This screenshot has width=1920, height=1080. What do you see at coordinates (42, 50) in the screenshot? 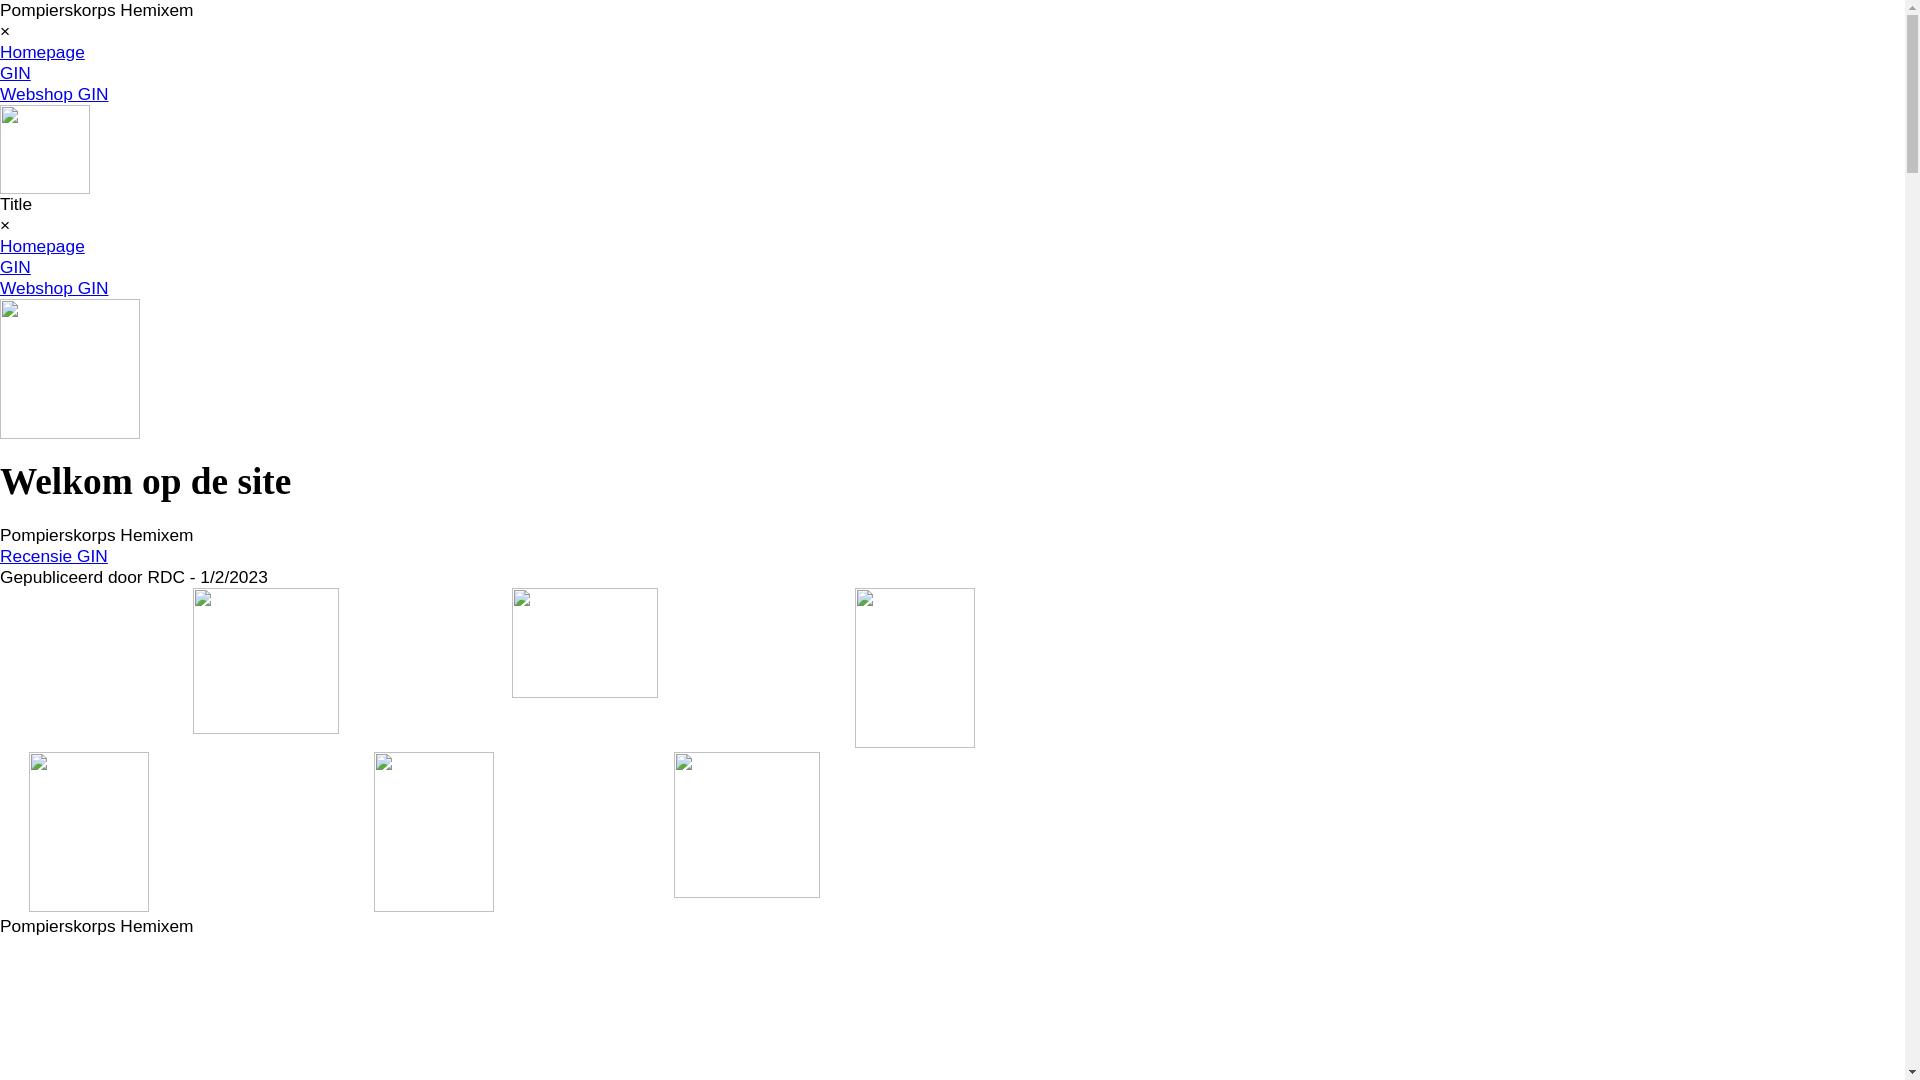
I see `'Homepage'` at bounding box center [42, 50].